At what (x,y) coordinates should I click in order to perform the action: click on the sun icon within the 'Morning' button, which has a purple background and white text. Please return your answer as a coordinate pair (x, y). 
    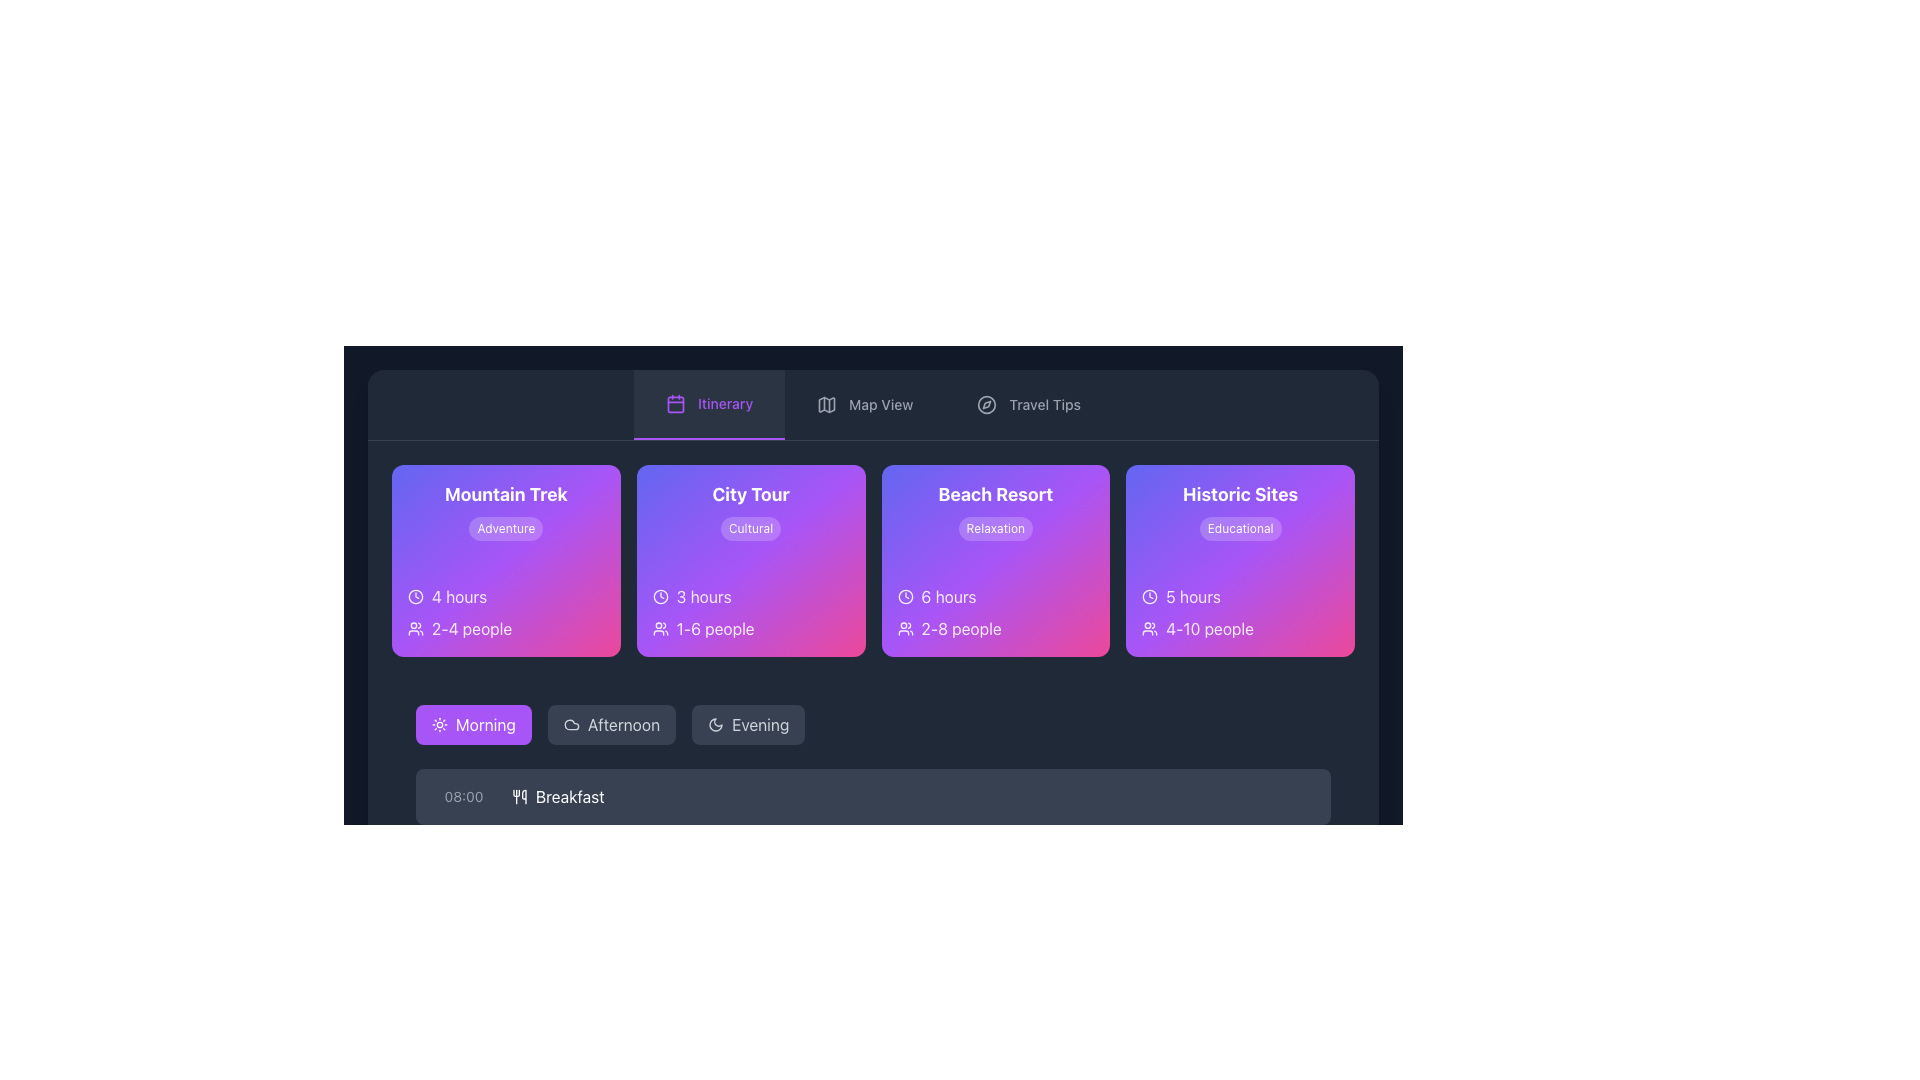
    Looking at the image, I should click on (439, 725).